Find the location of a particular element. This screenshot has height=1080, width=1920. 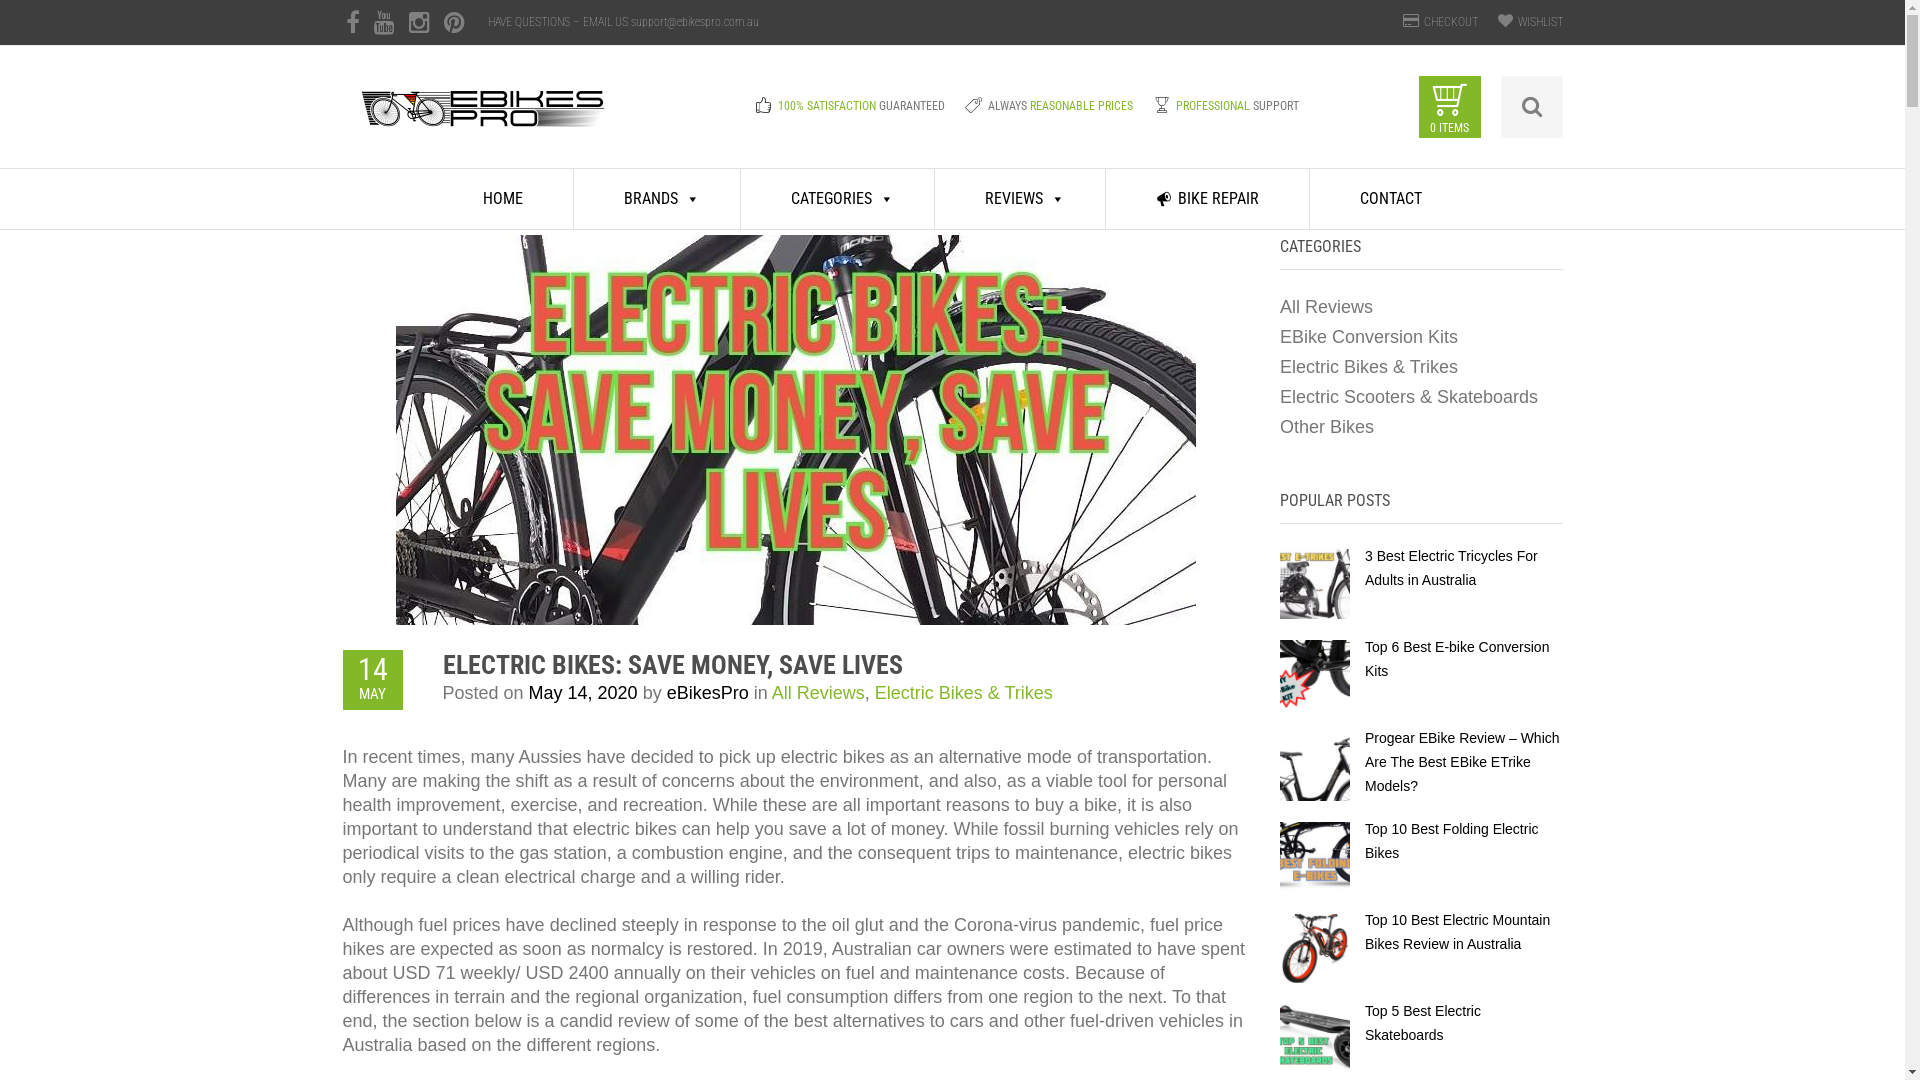

'CONTACT' is located at coordinates (1390, 199).